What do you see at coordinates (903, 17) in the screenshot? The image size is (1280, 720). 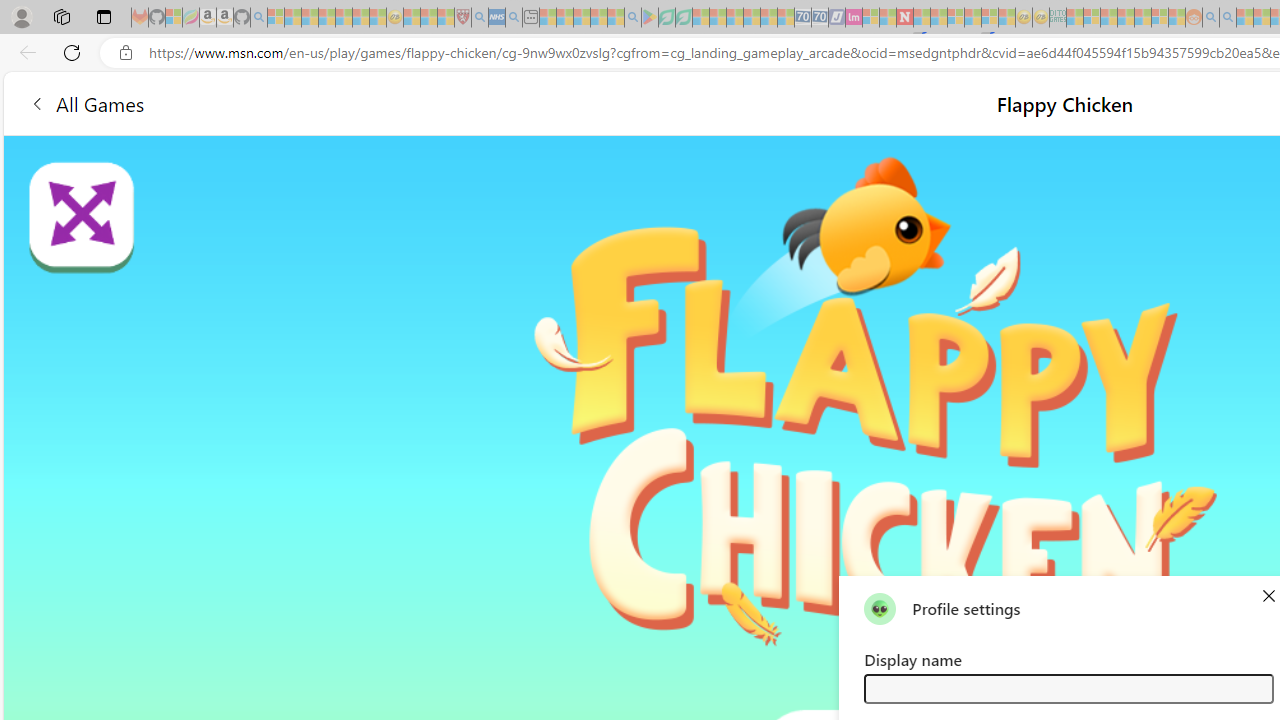 I see `'Latest Politics News & Archive | Newsweek.com - Sleeping'` at bounding box center [903, 17].